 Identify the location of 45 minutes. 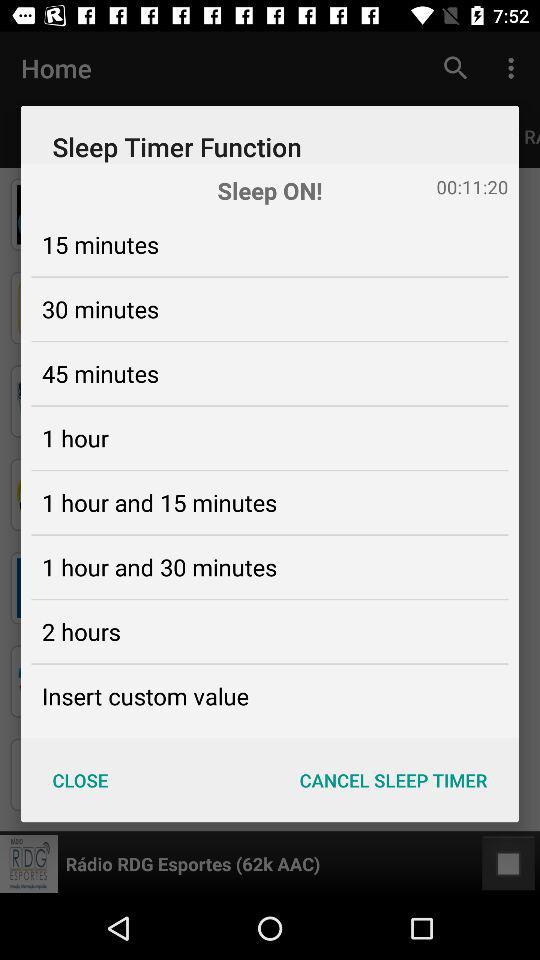
(99, 372).